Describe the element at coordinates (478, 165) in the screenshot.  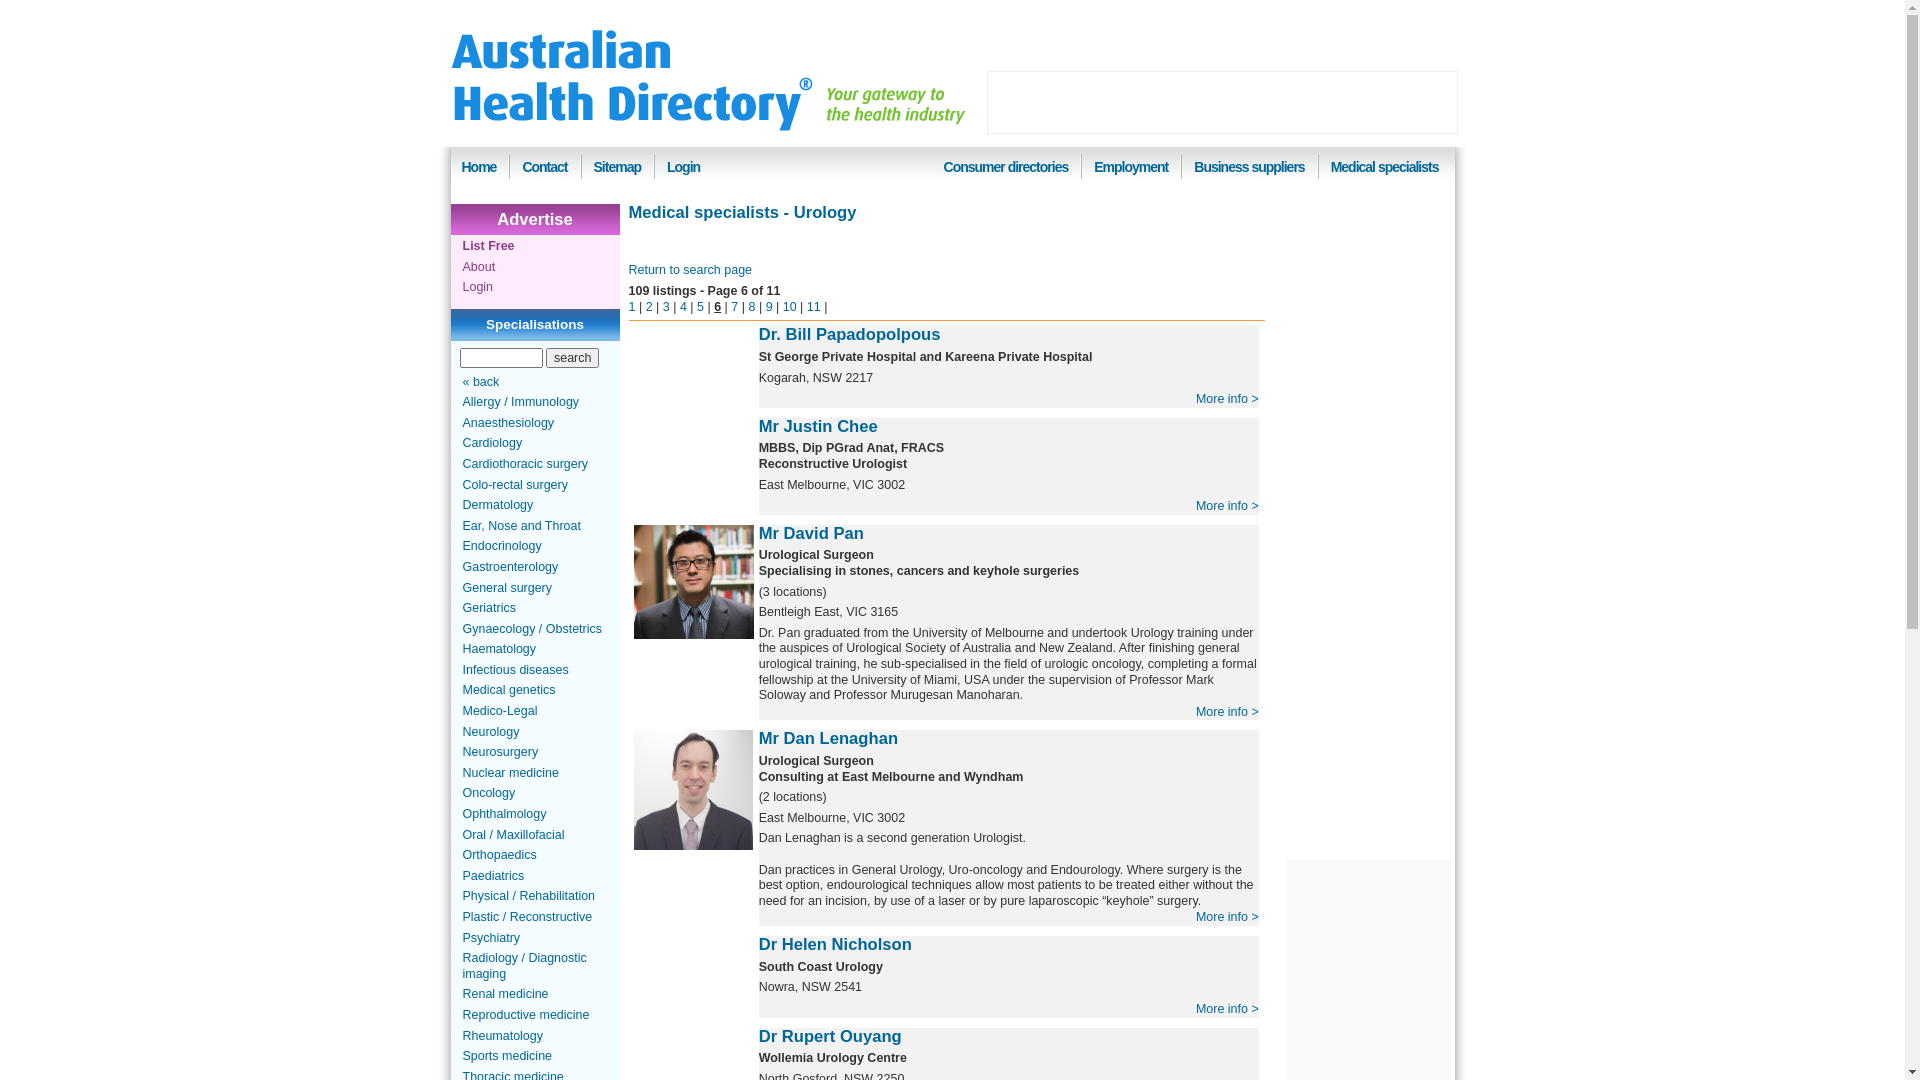
I see `'Home'` at that location.